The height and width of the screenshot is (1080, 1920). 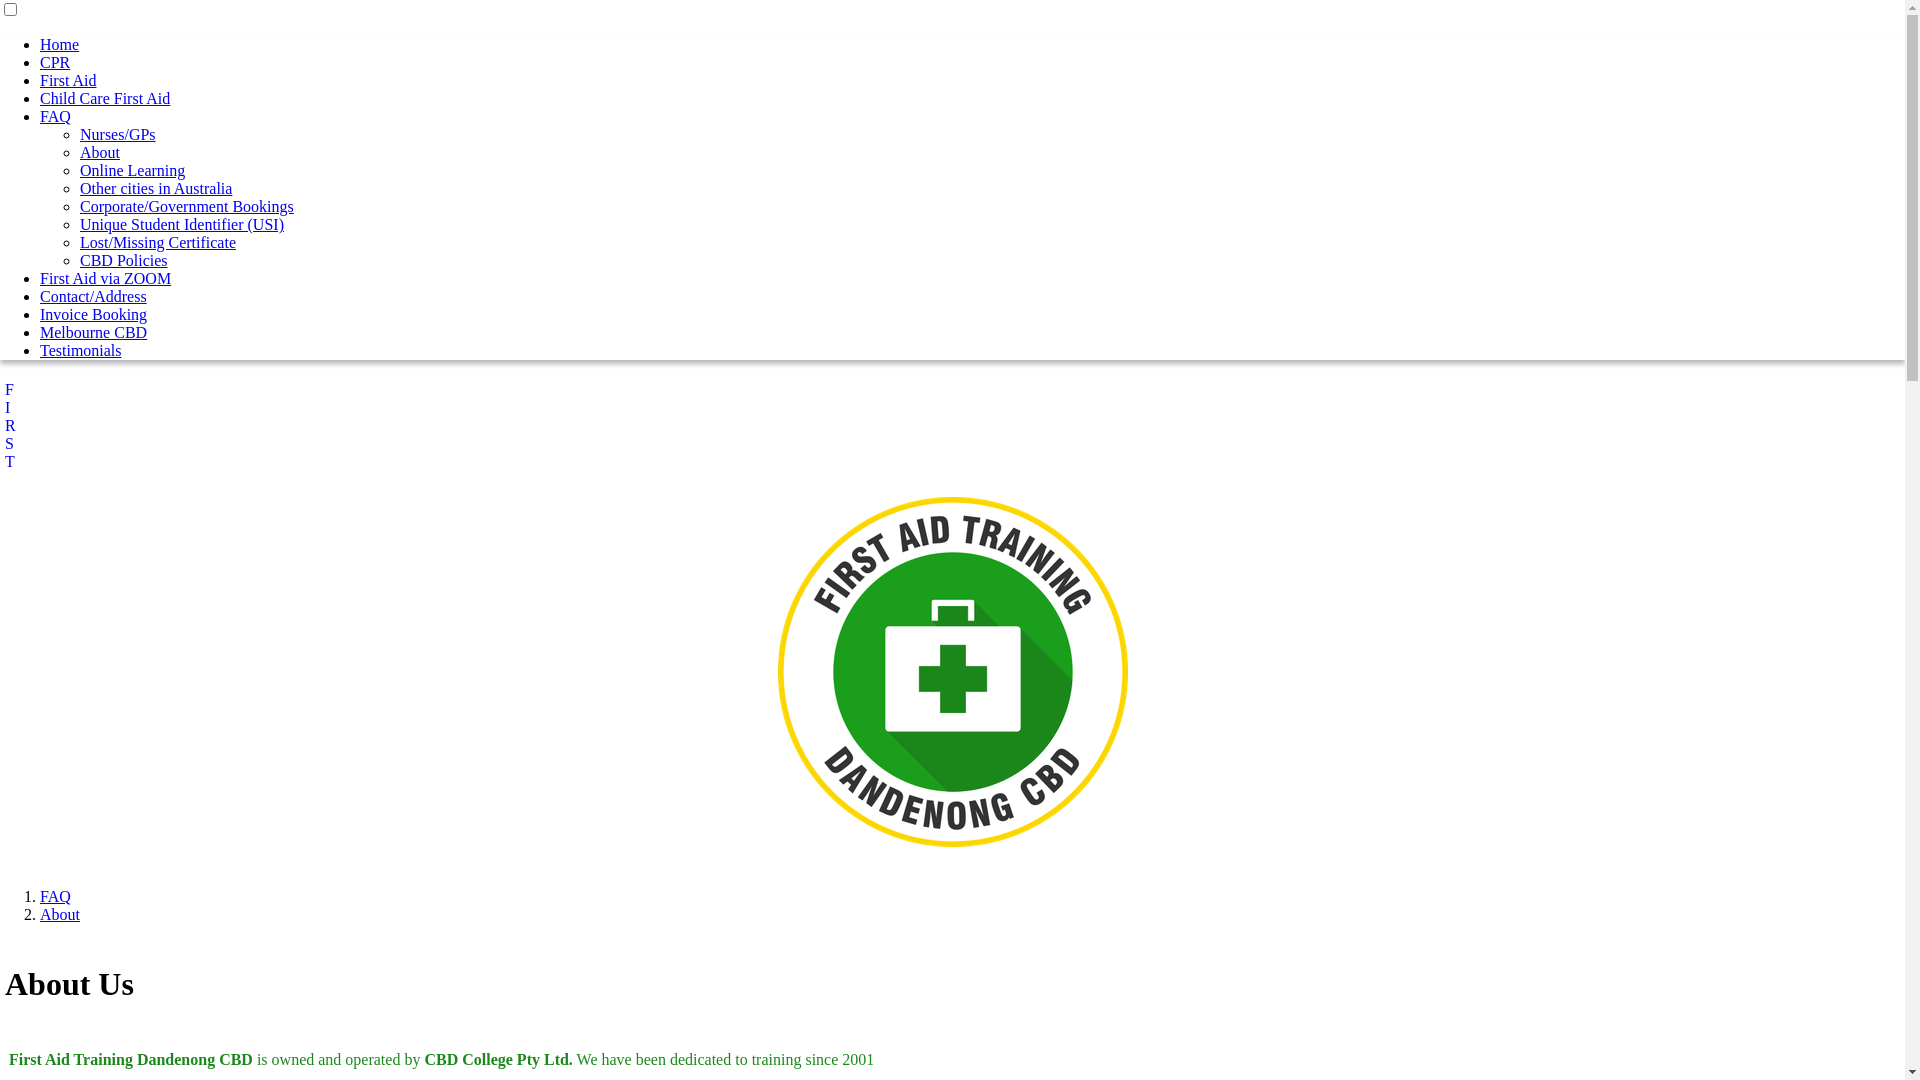 What do you see at coordinates (104, 98) in the screenshot?
I see `'Child Care First Aid'` at bounding box center [104, 98].